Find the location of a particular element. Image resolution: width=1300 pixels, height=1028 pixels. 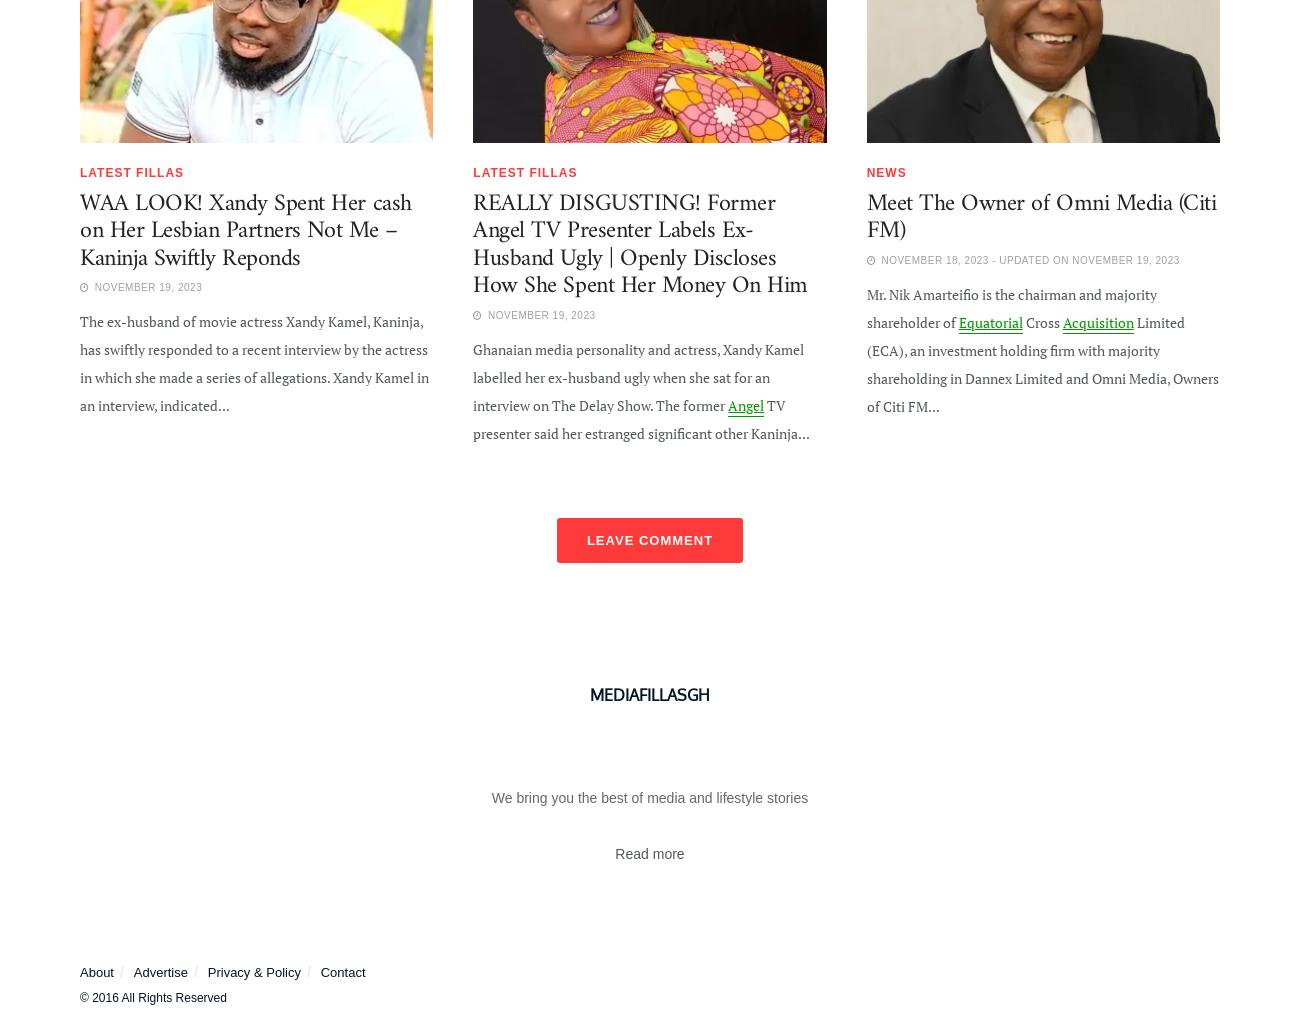

'Ghanaian media personality and actress, Xandy Kamel labelled her ex-husband ugly when she sat for an interview on The Delay Show. The former' is located at coordinates (638, 375).